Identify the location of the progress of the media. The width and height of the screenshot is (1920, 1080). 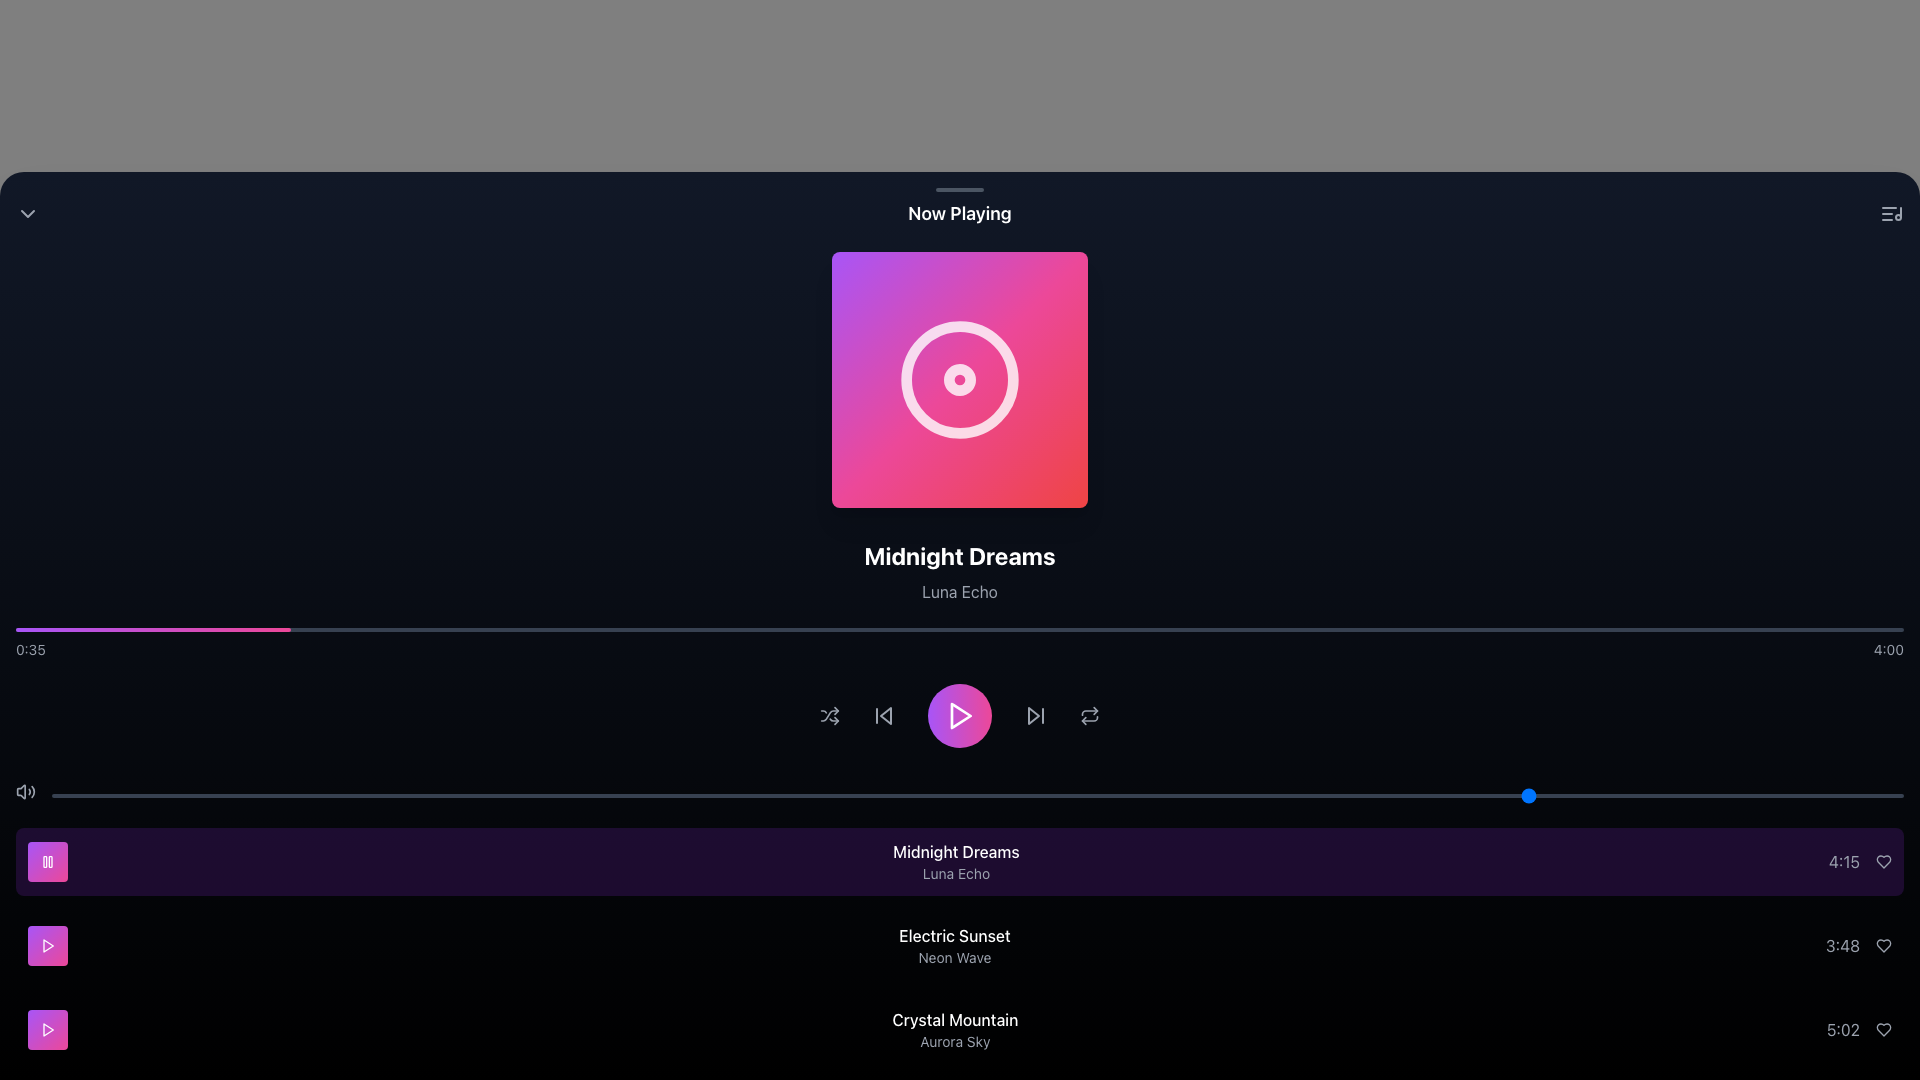
(846, 628).